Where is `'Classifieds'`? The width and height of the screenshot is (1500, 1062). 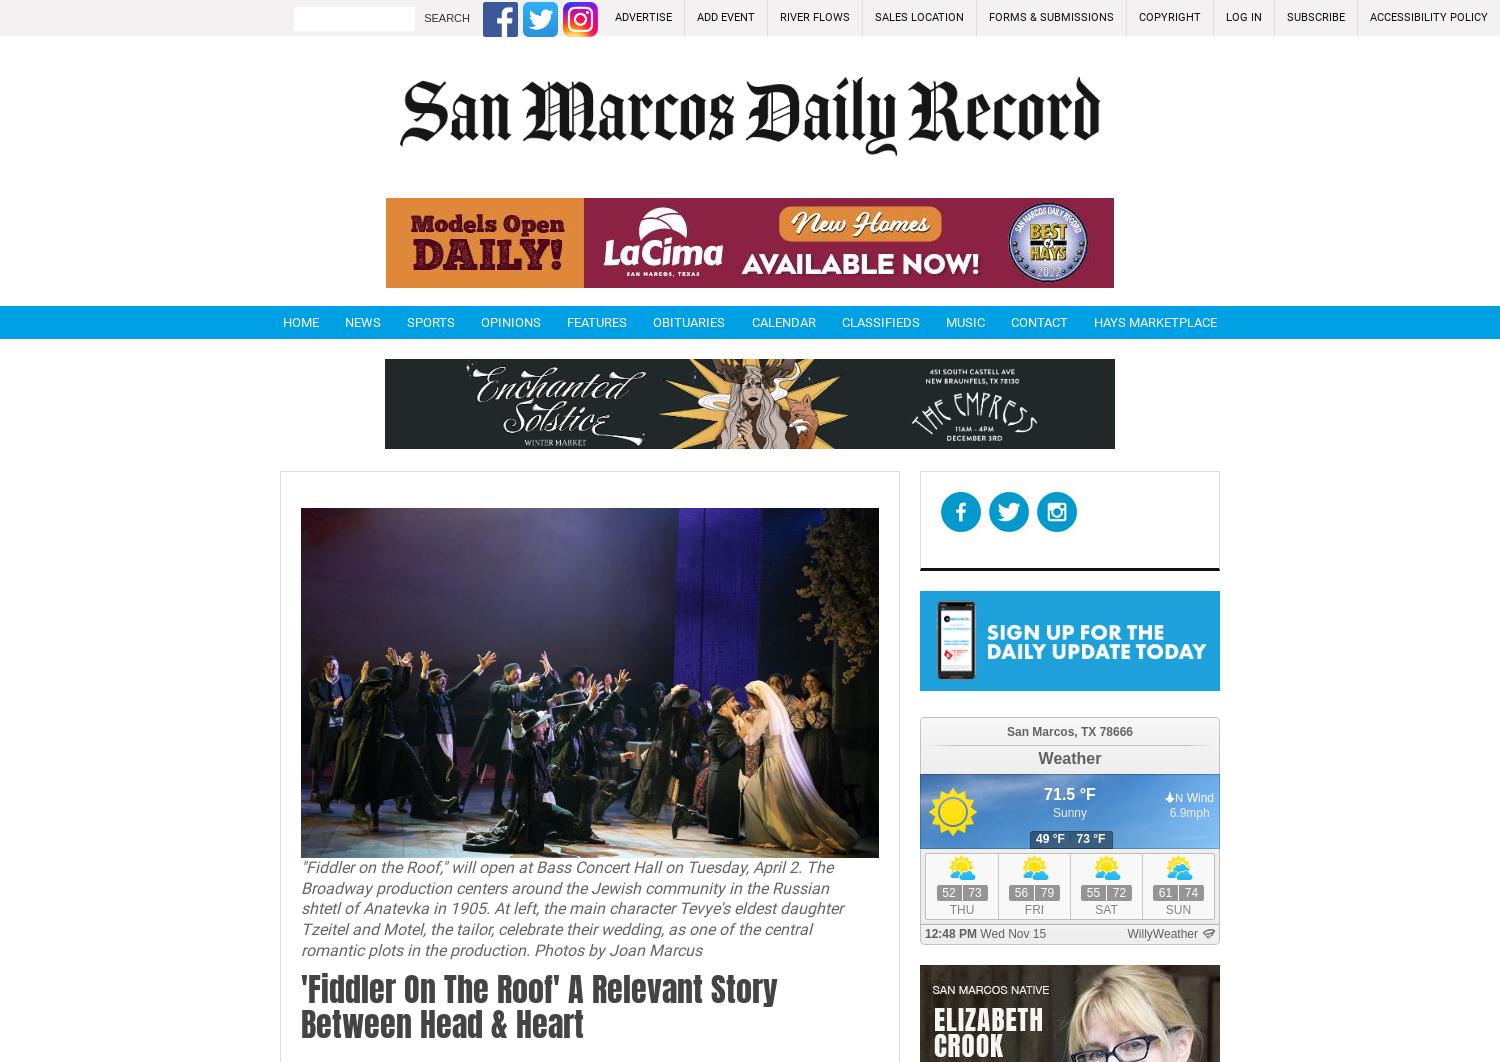
'Classifieds' is located at coordinates (840, 321).